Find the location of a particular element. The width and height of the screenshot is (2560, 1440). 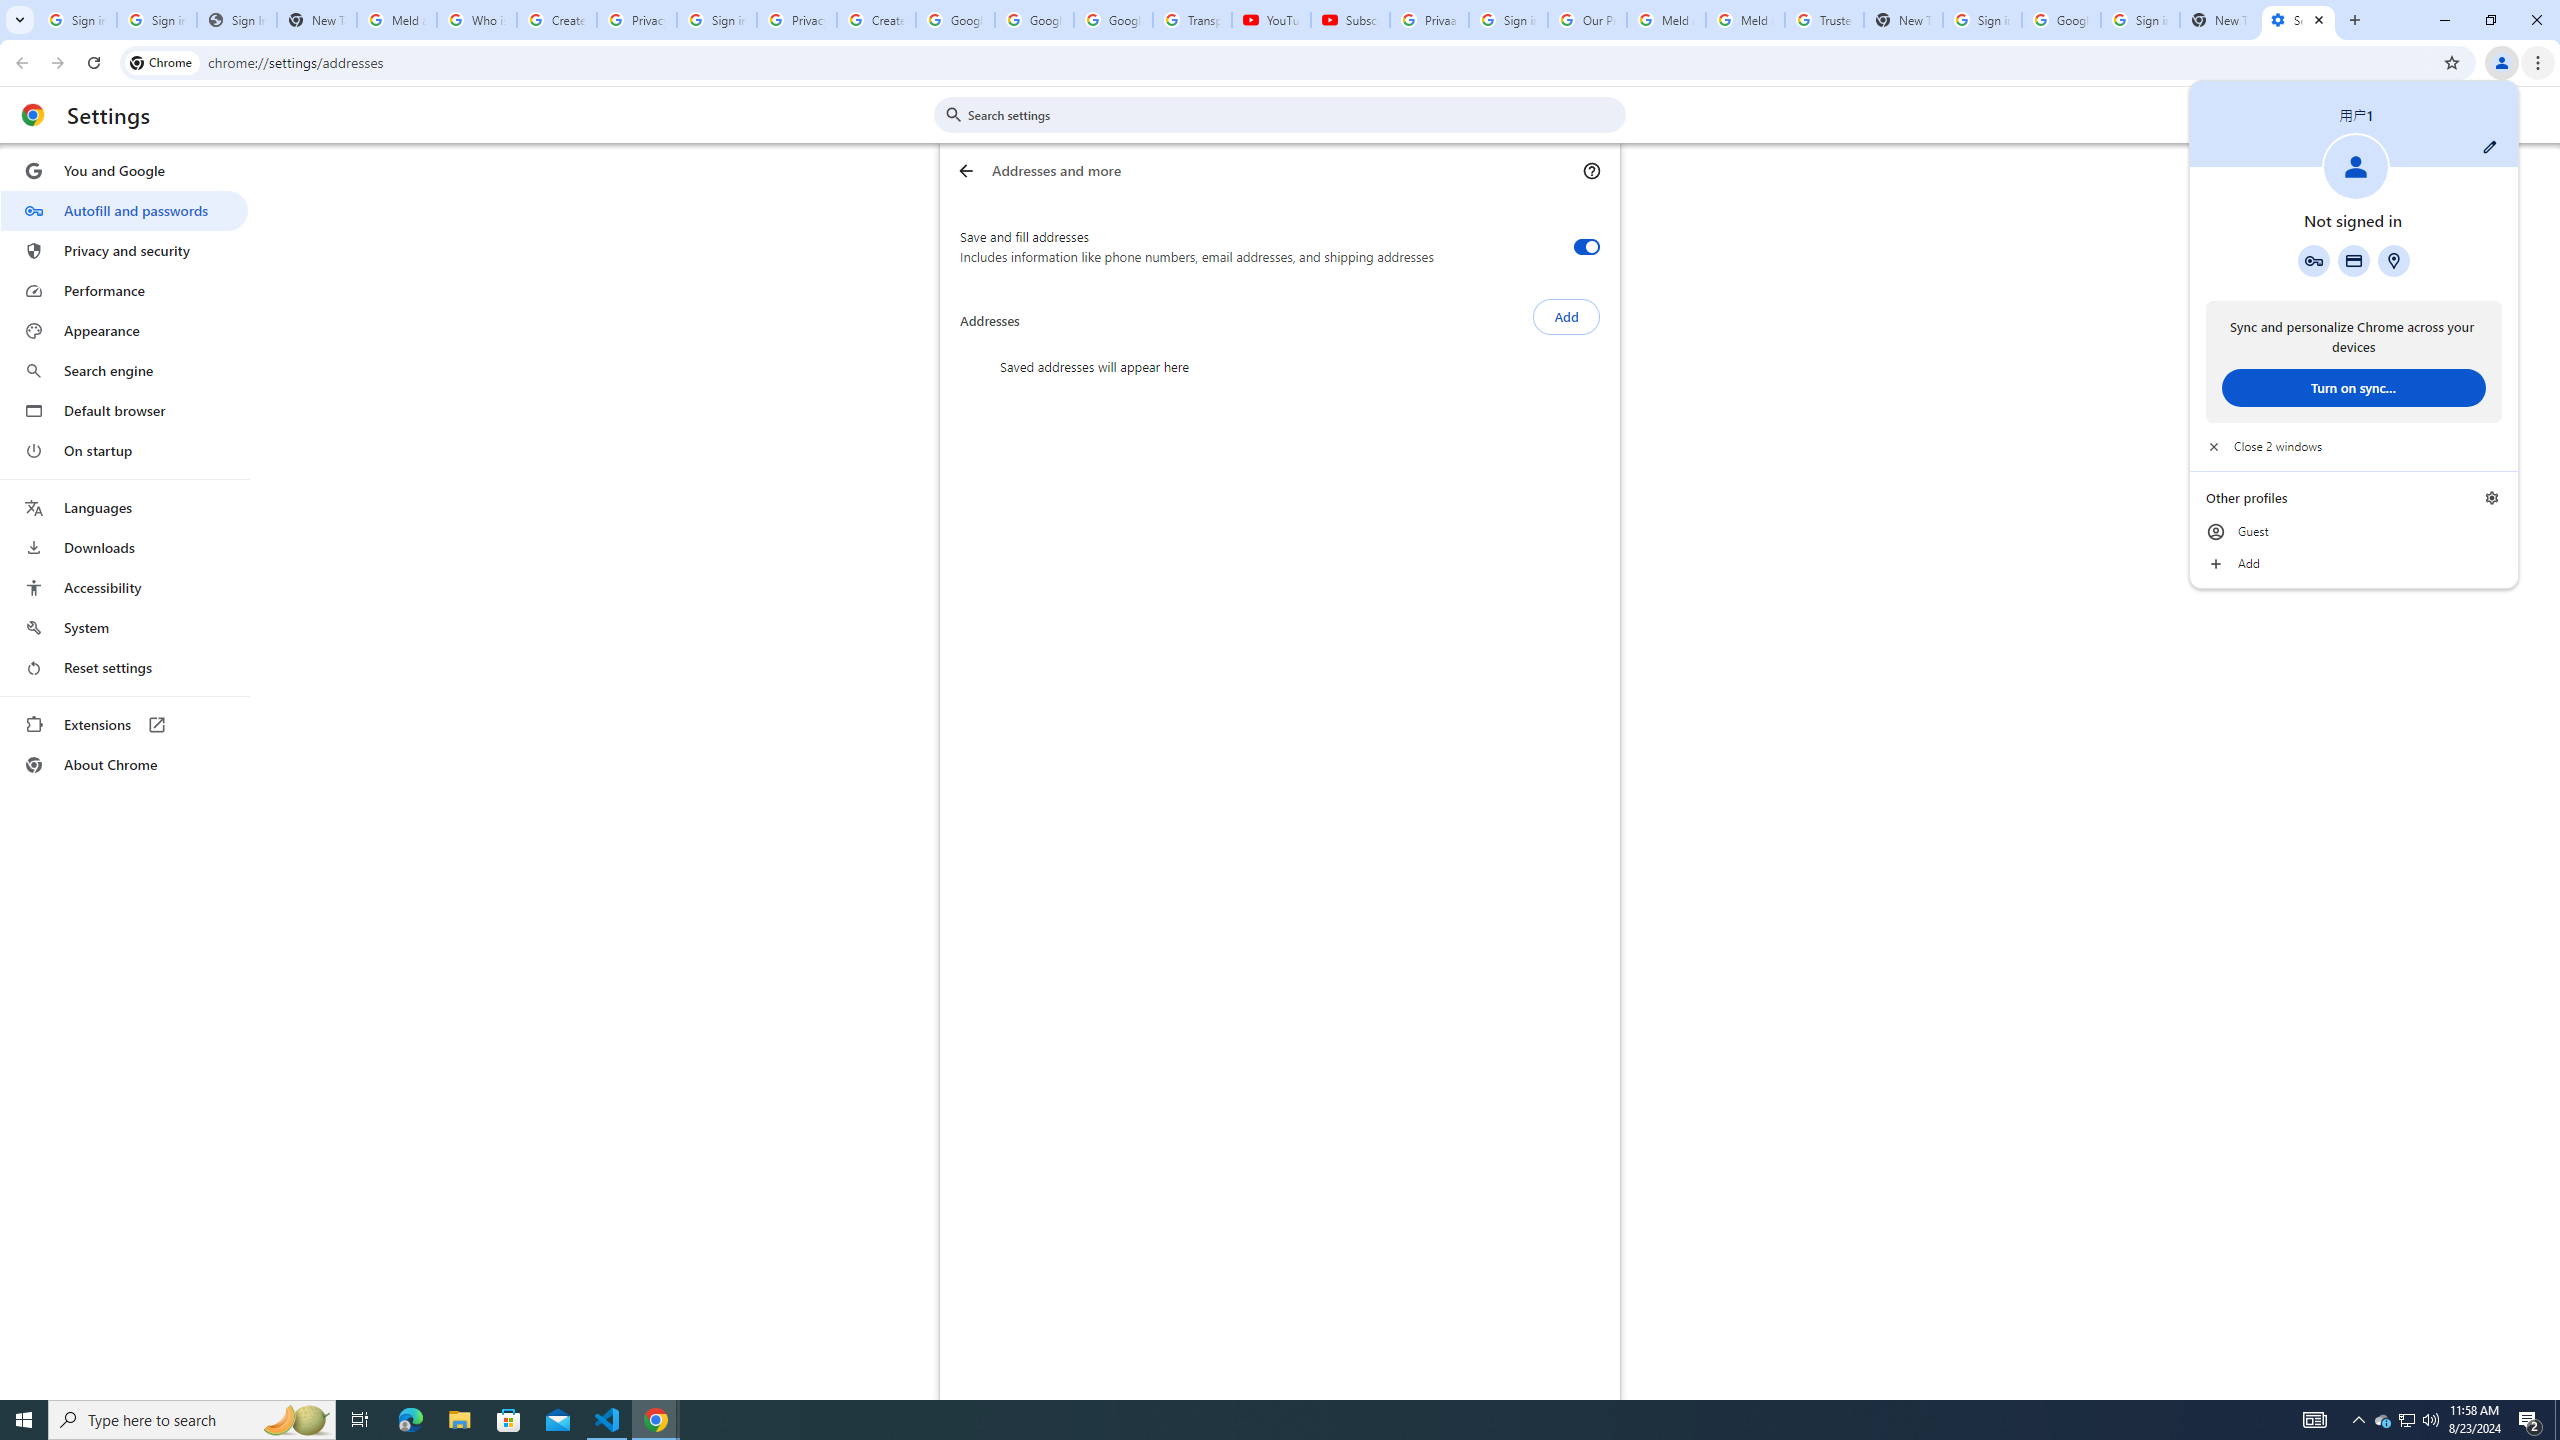

'Payment methods' is located at coordinates (2352, 260).